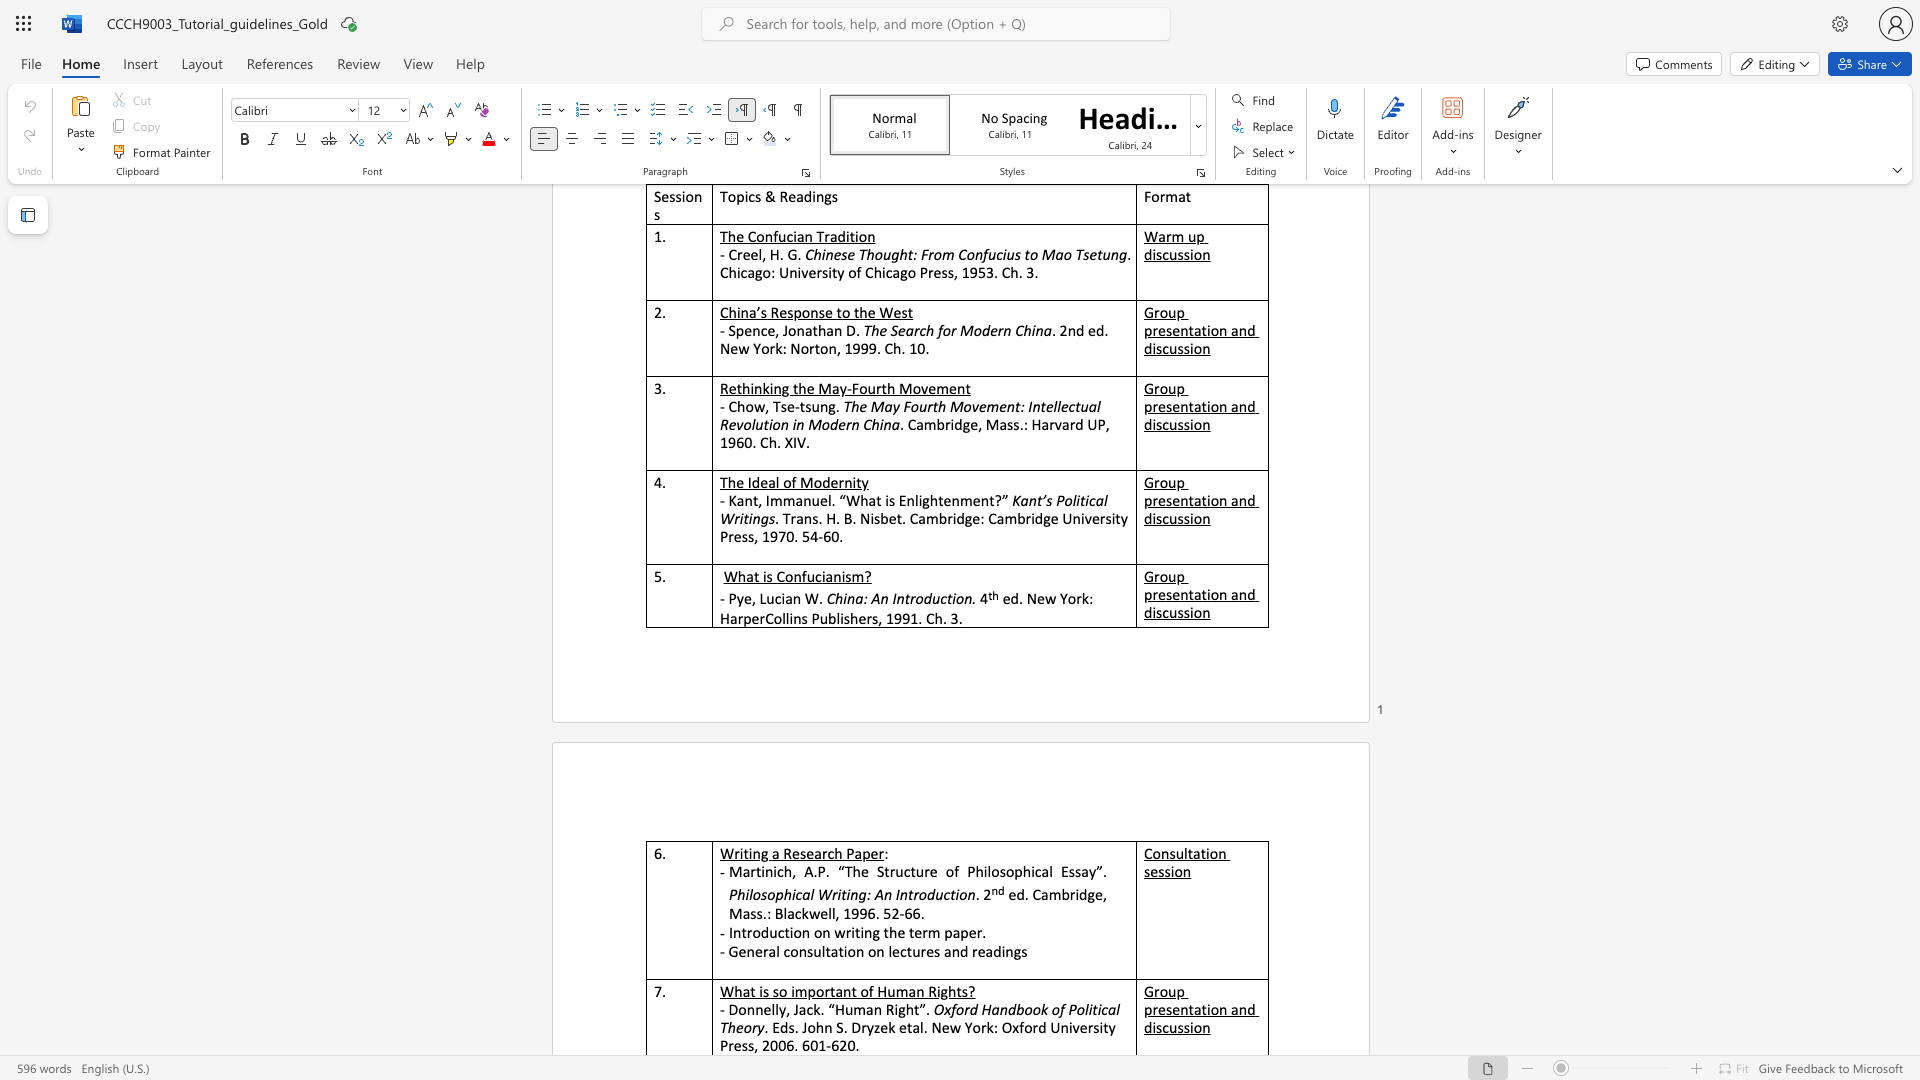  What do you see at coordinates (1166, 1009) in the screenshot?
I see `the subset text "sentation and disc" within the text "Group presentation and discussion"` at bounding box center [1166, 1009].